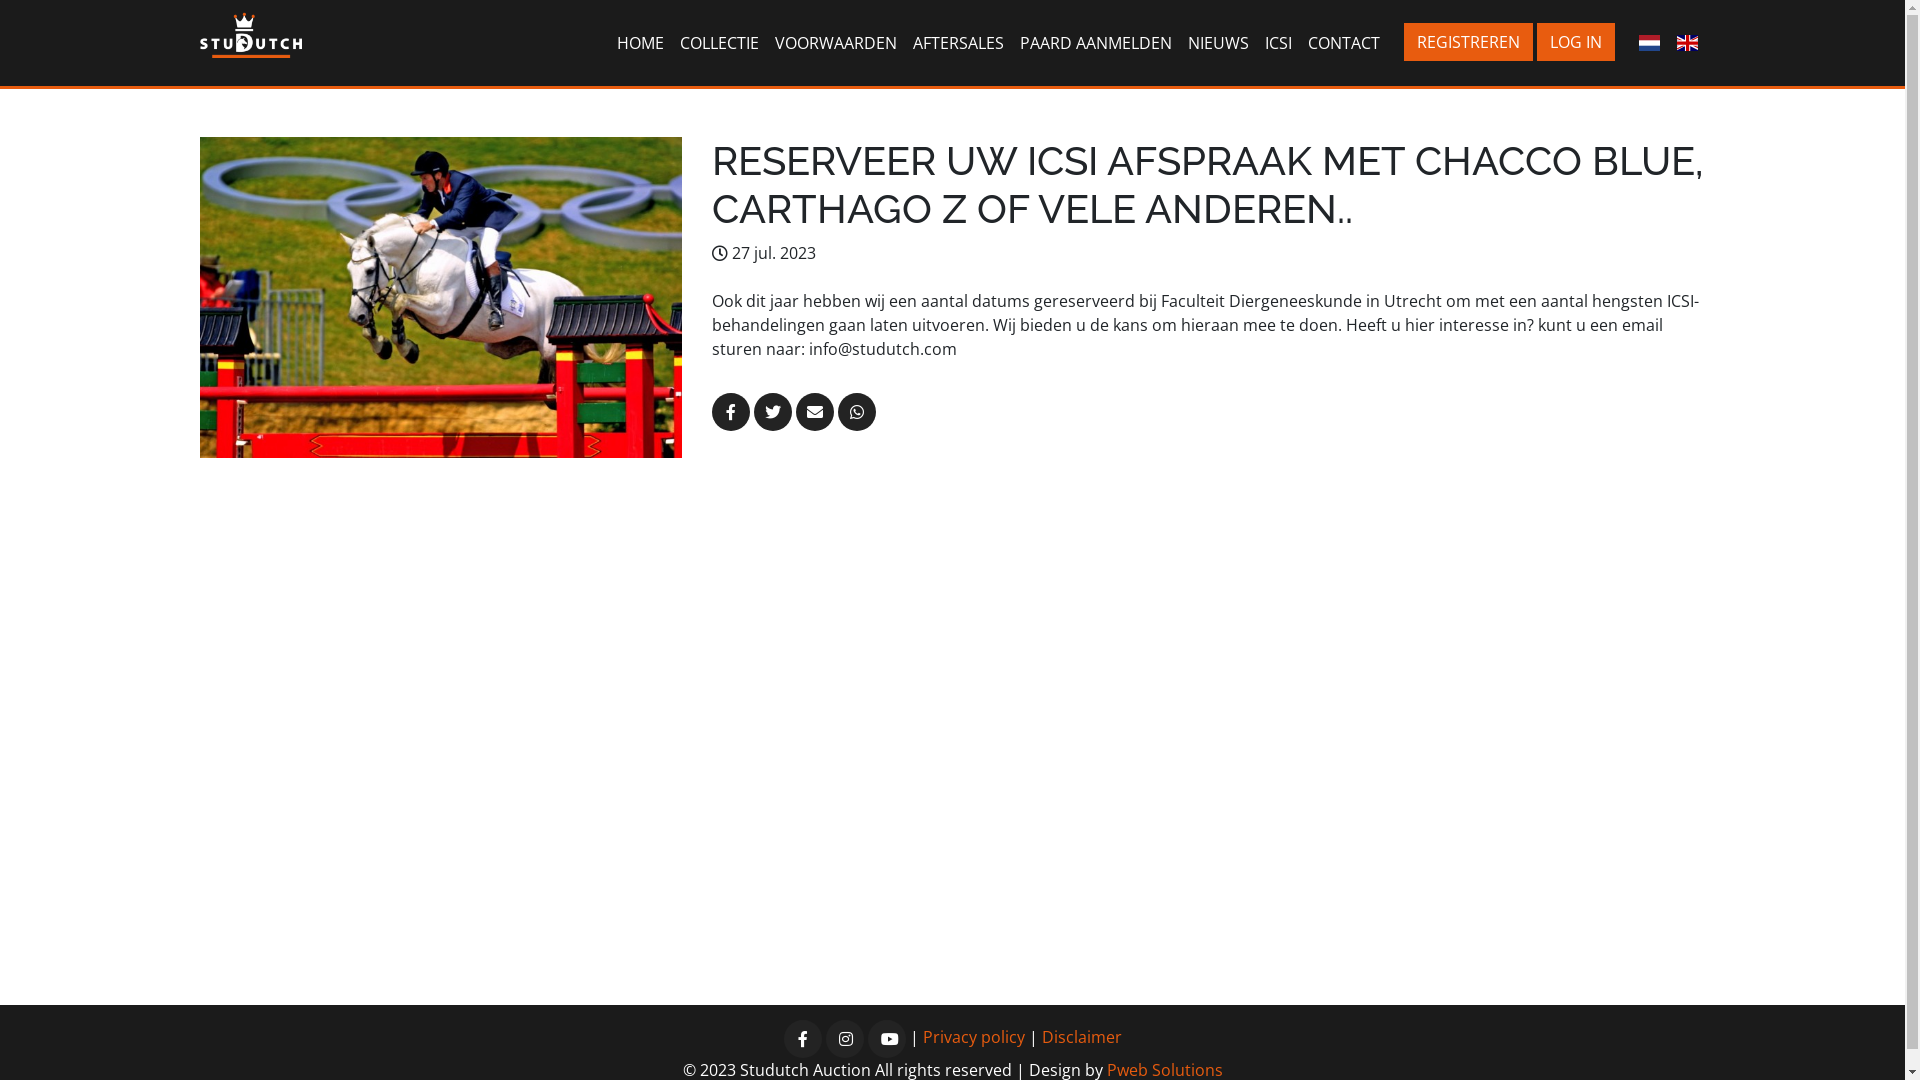 The width and height of the screenshot is (1920, 1080). What do you see at coordinates (920, 1036) in the screenshot?
I see `'Privacy policy'` at bounding box center [920, 1036].